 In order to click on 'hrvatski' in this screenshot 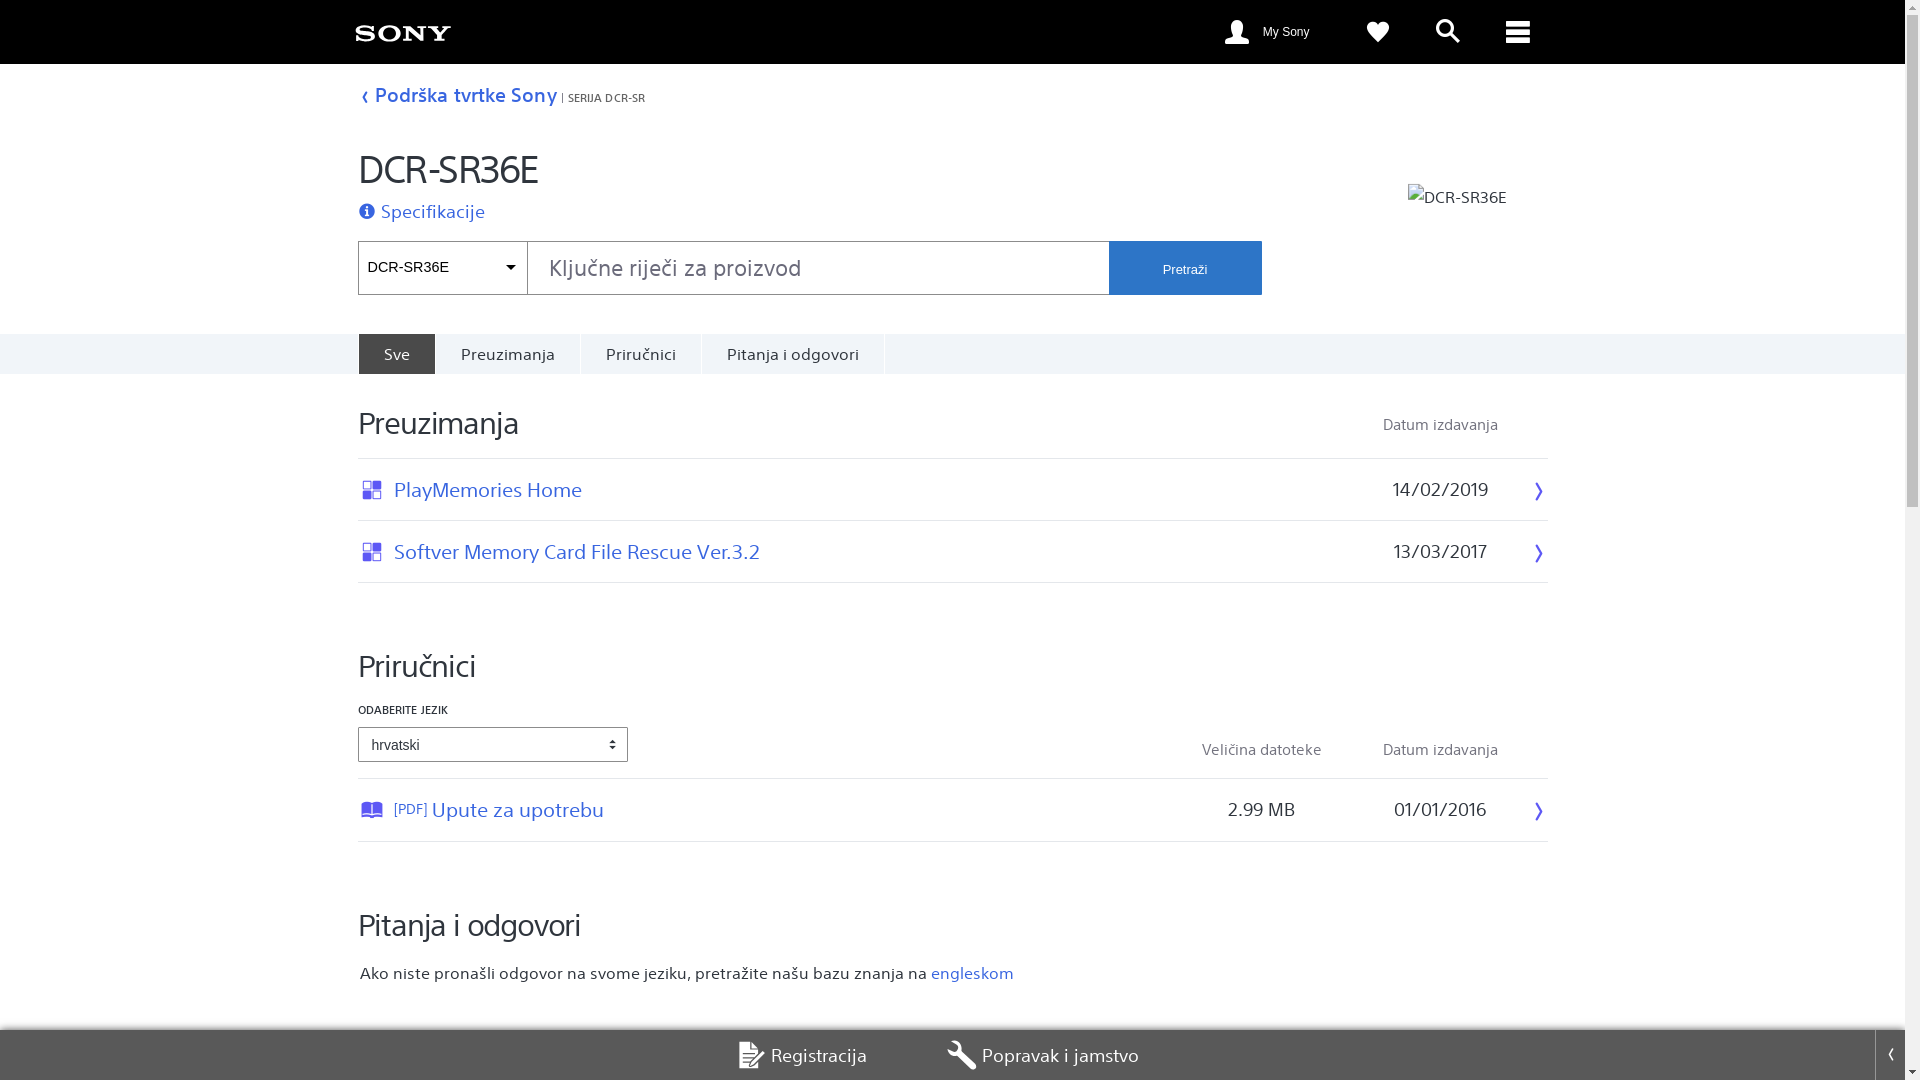, I will do `click(493, 744)`.